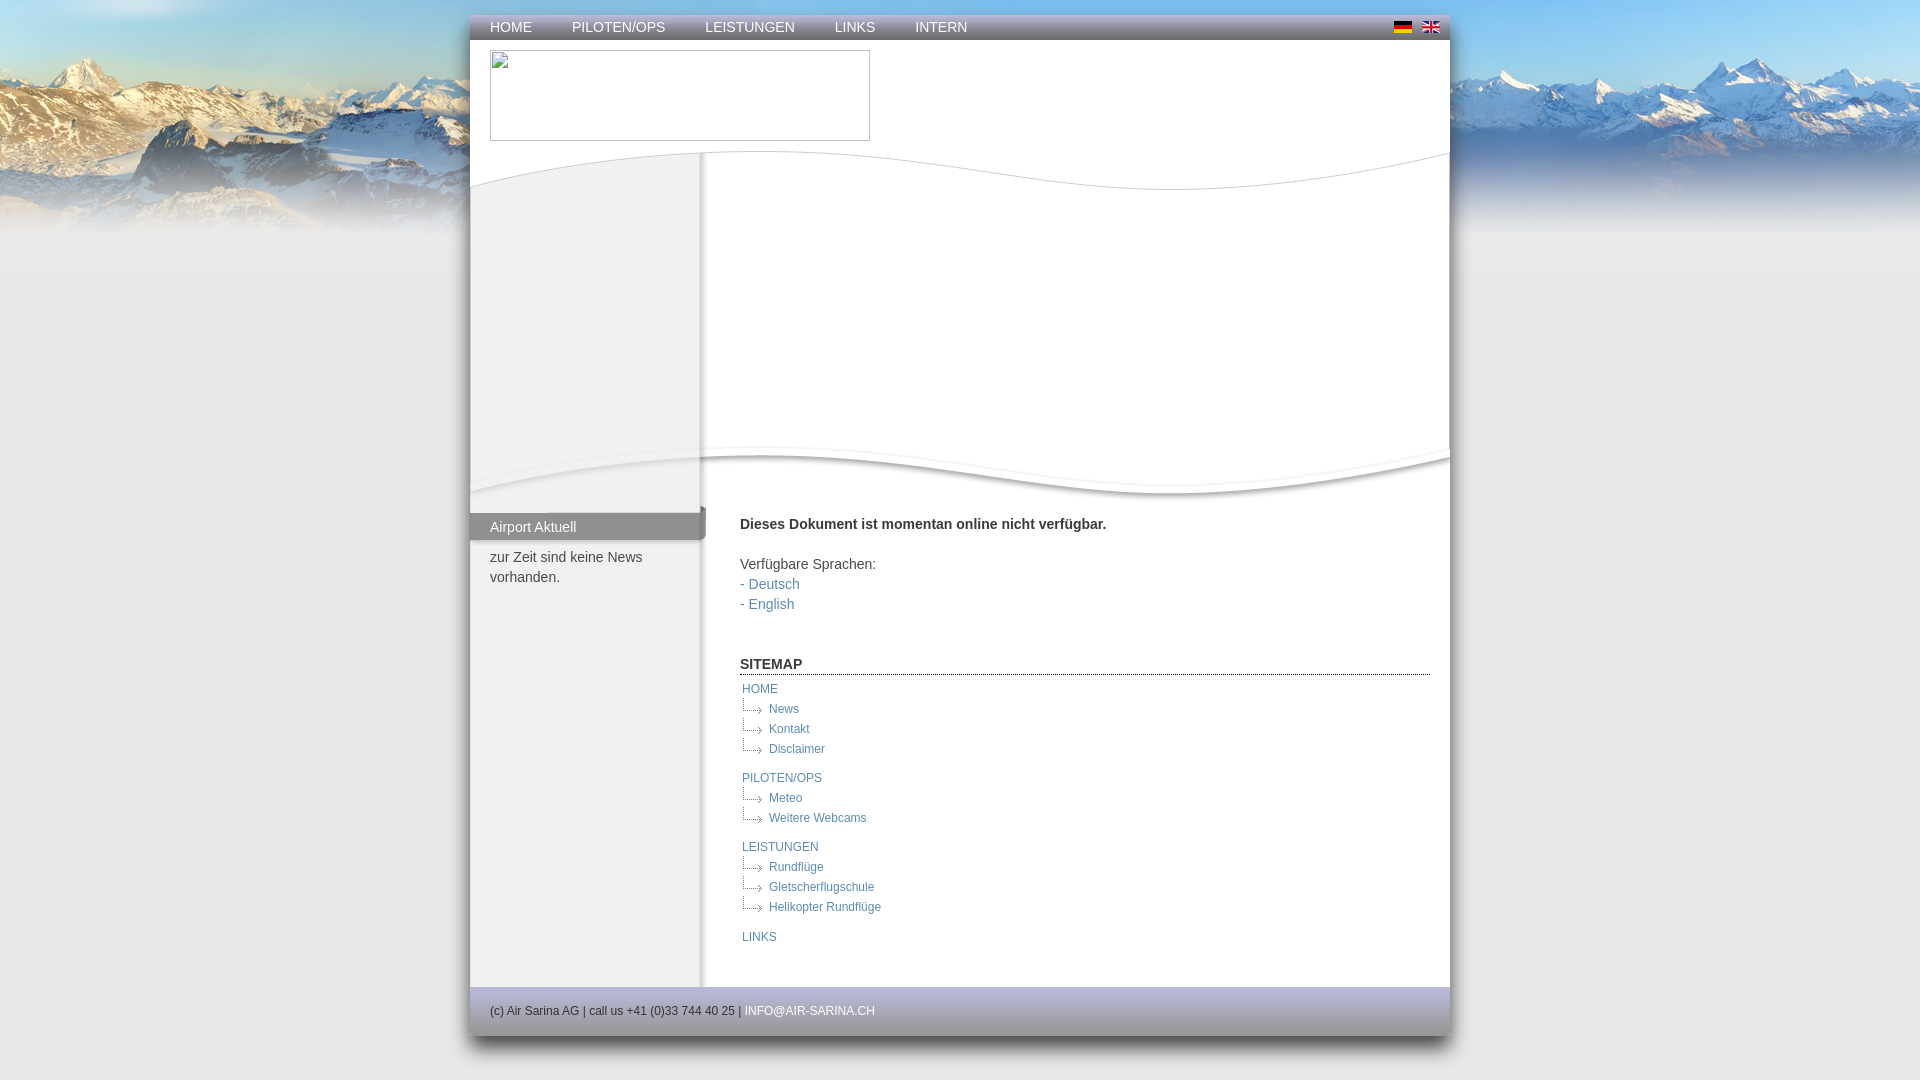 The width and height of the screenshot is (1920, 1080). Describe the element at coordinates (510, 27) in the screenshot. I see `'HOME'` at that location.